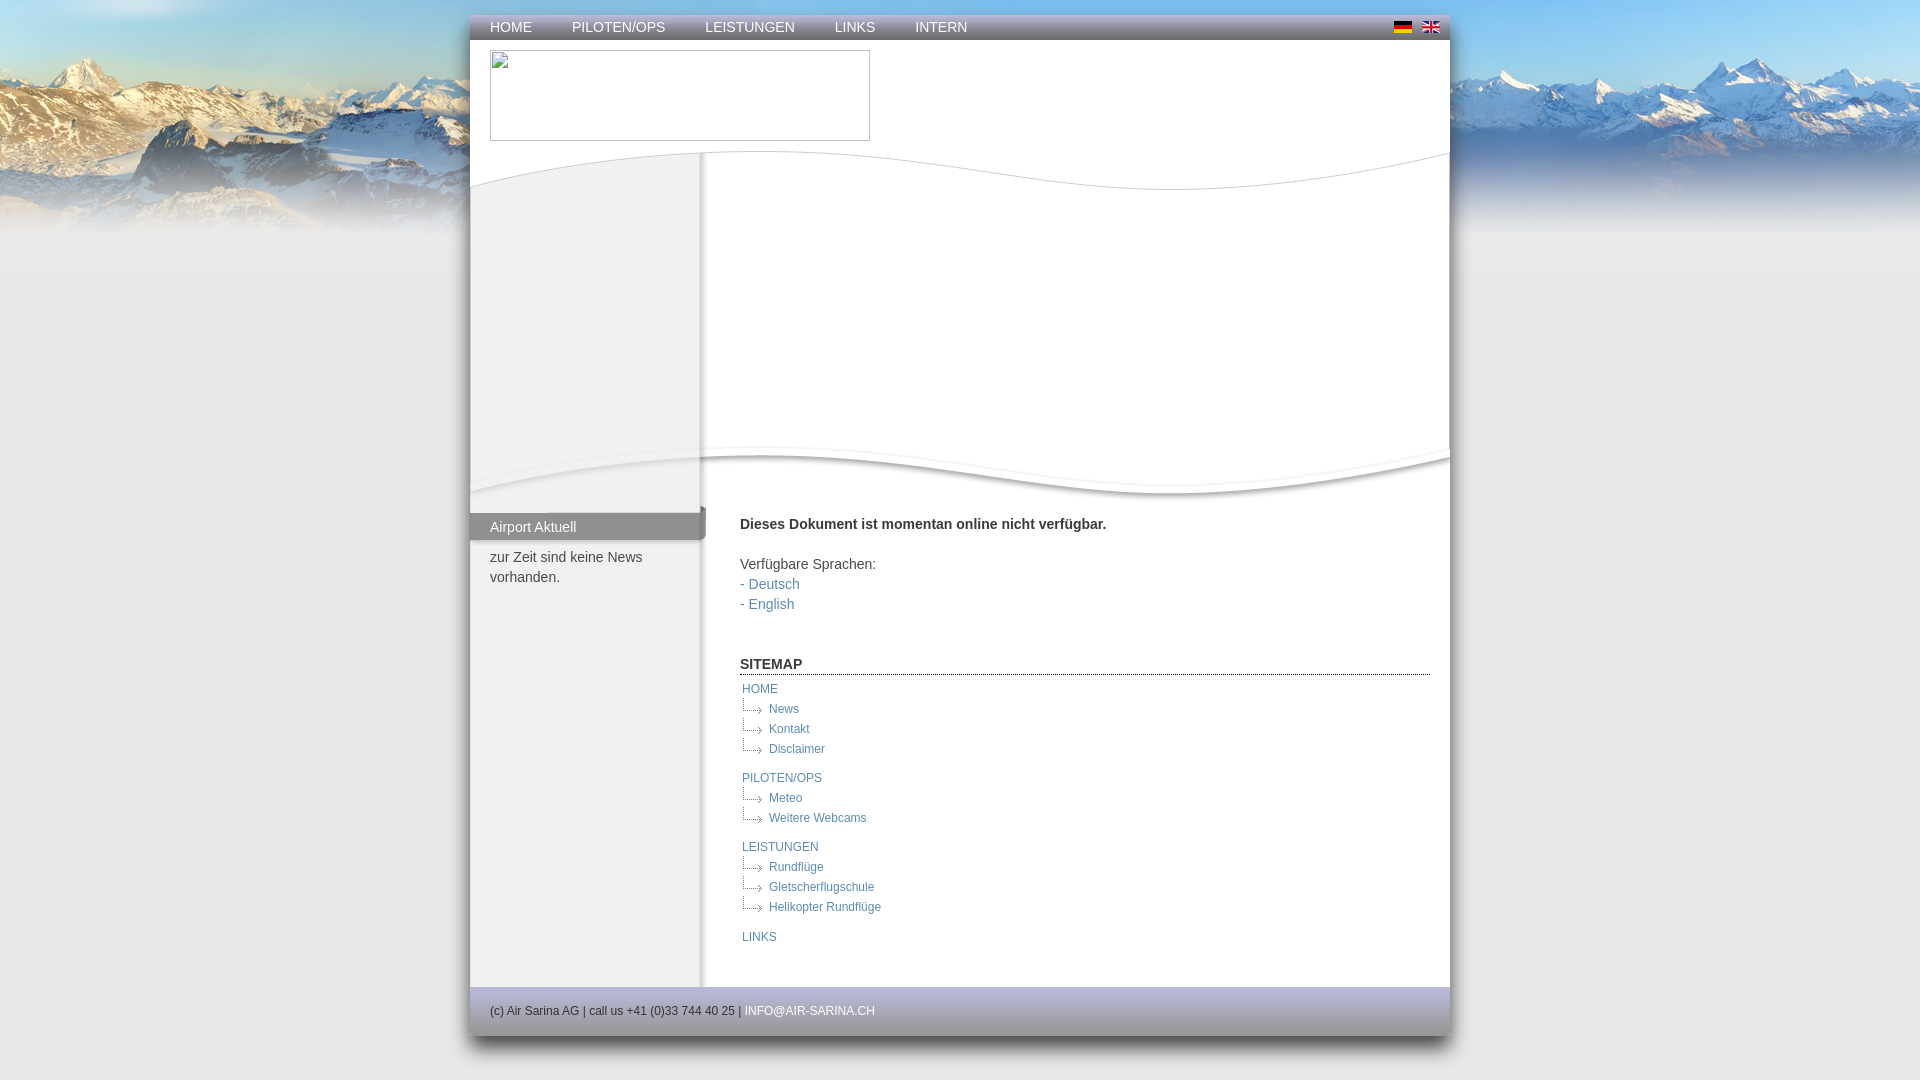 The width and height of the screenshot is (1920, 1080). Describe the element at coordinates (510, 27) in the screenshot. I see `'HOME'` at that location.